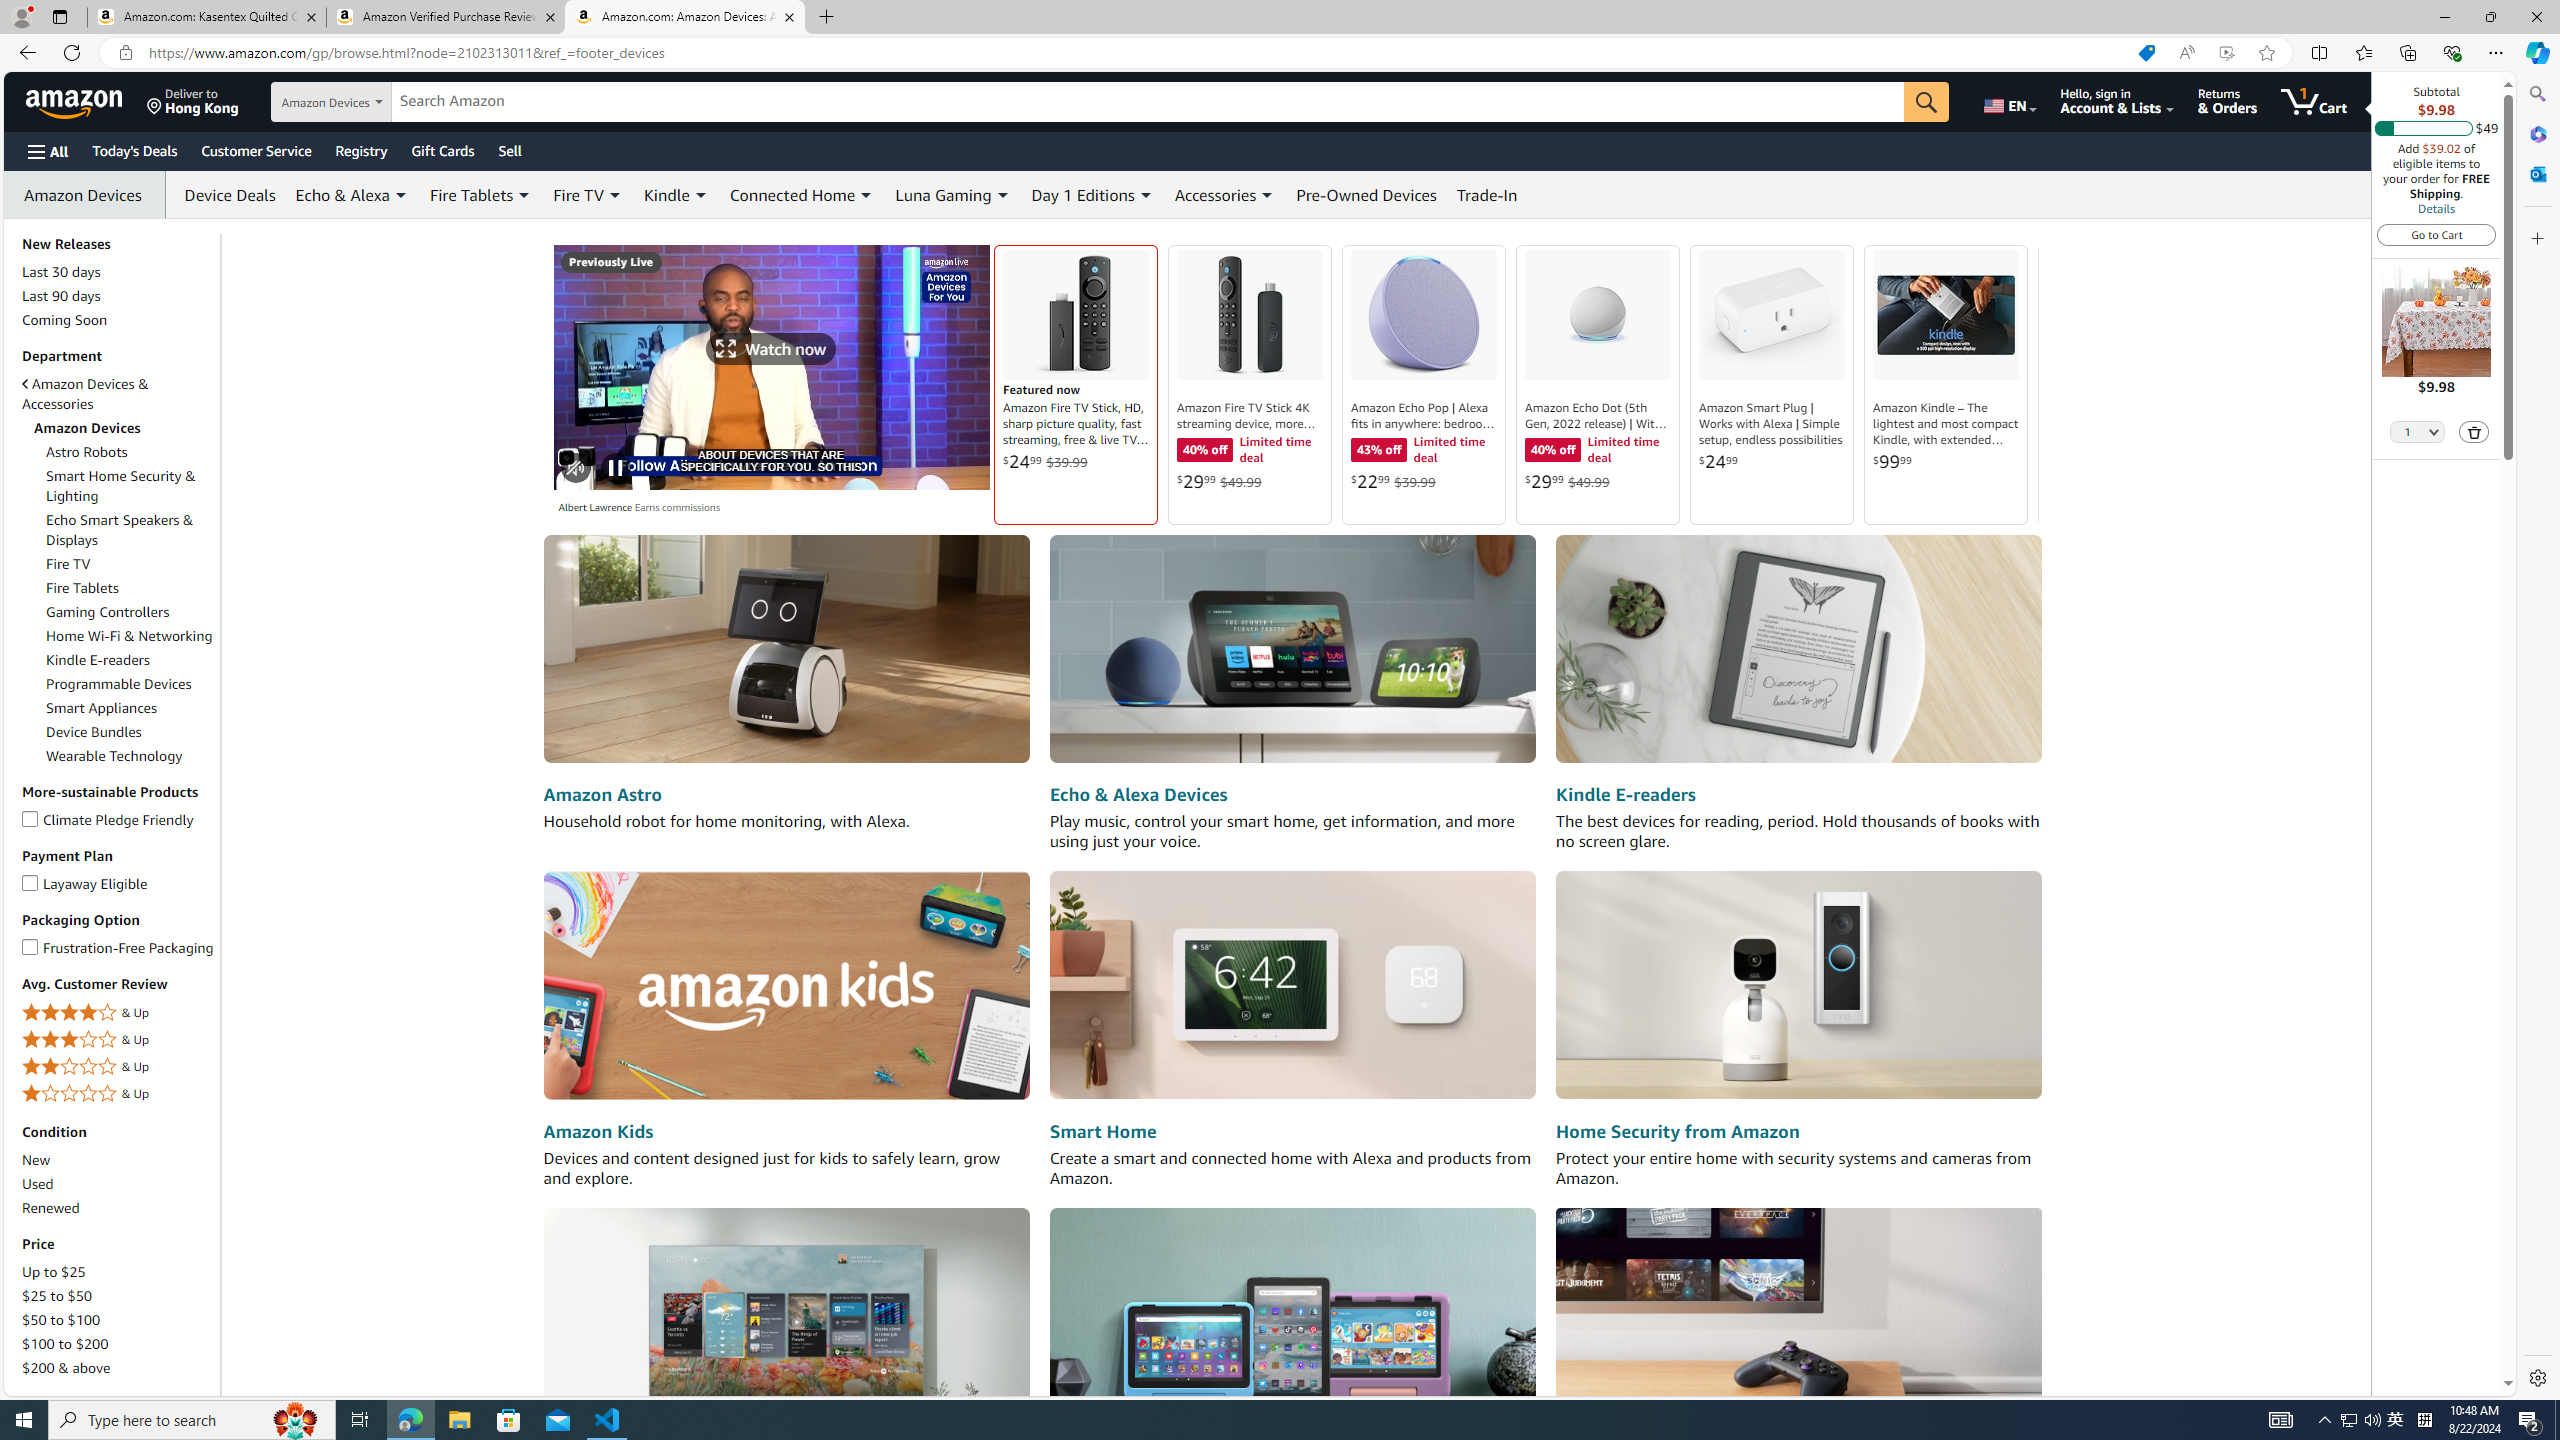 The image size is (2560, 1440). Describe the element at coordinates (118, 1367) in the screenshot. I see `'$200 & above'` at that location.